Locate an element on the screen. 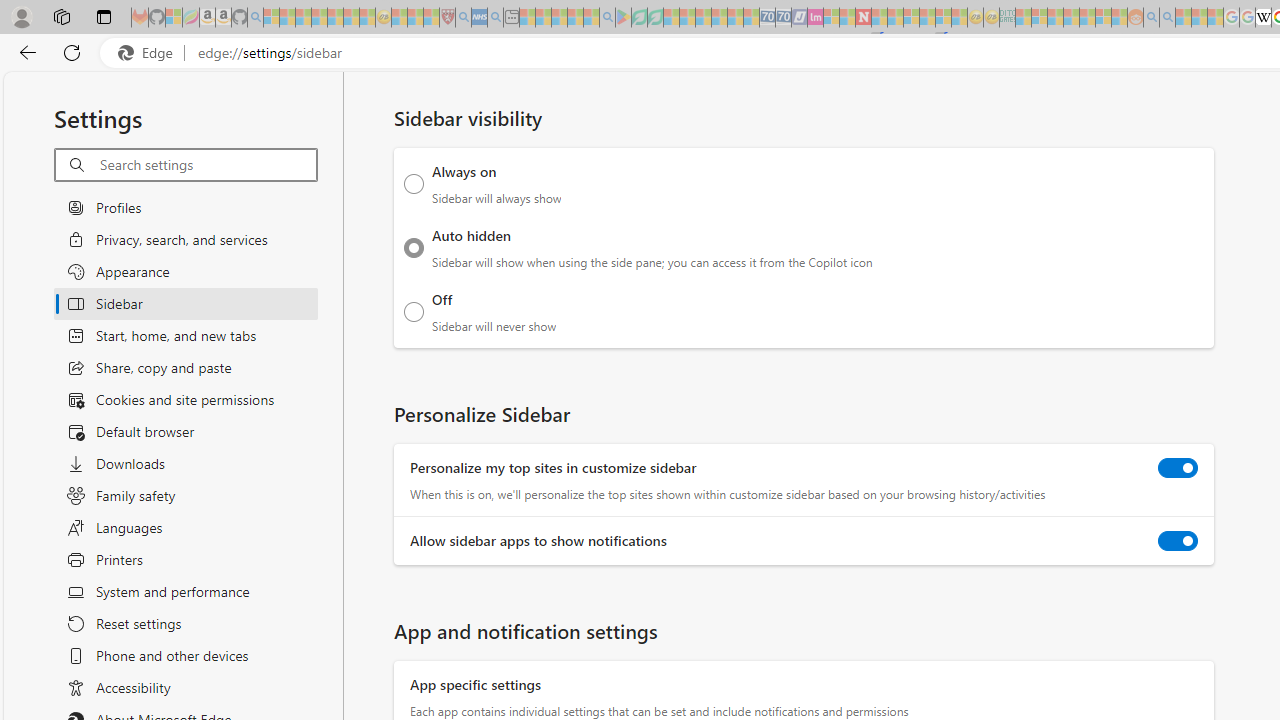 This screenshot has height=720, width=1280. 'Always on Sidebar will always show' is located at coordinates (413, 183).